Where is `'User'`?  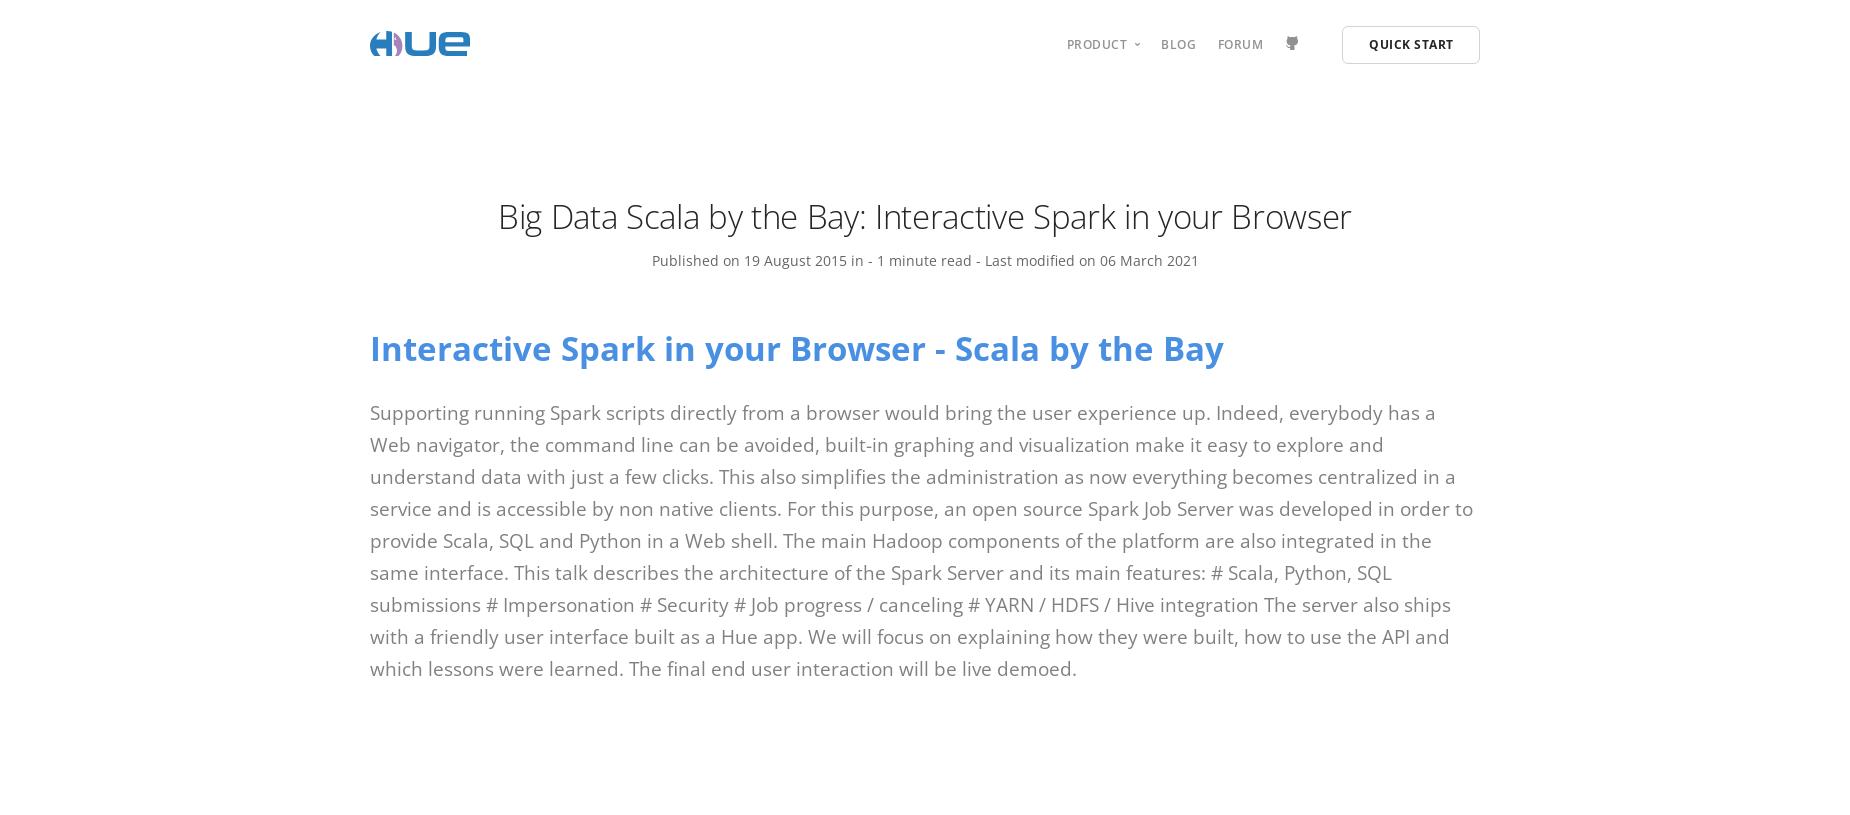
'User' is located at coordinates (1091, 104).